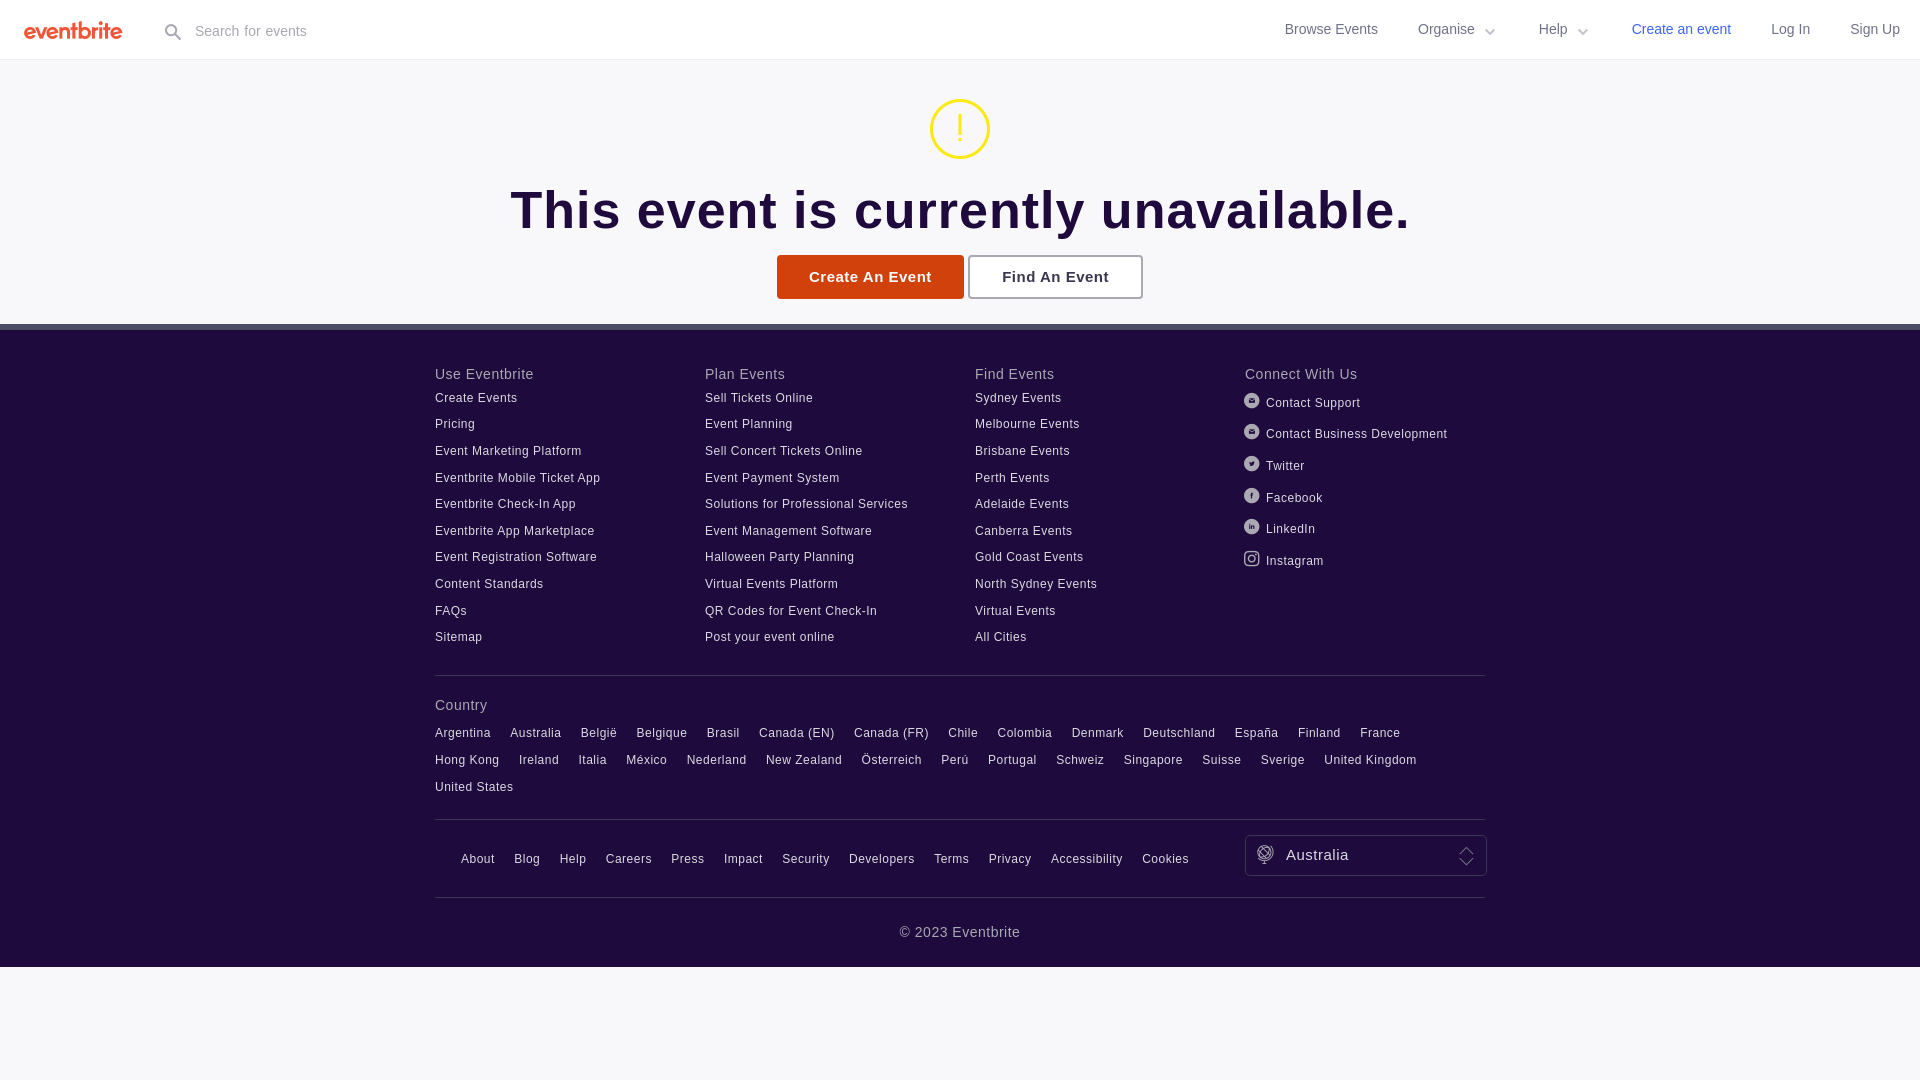  What do you see at coordinates (742, 858) in the screenshot?
I see `'Impact'` at bounding box center [742, 858].